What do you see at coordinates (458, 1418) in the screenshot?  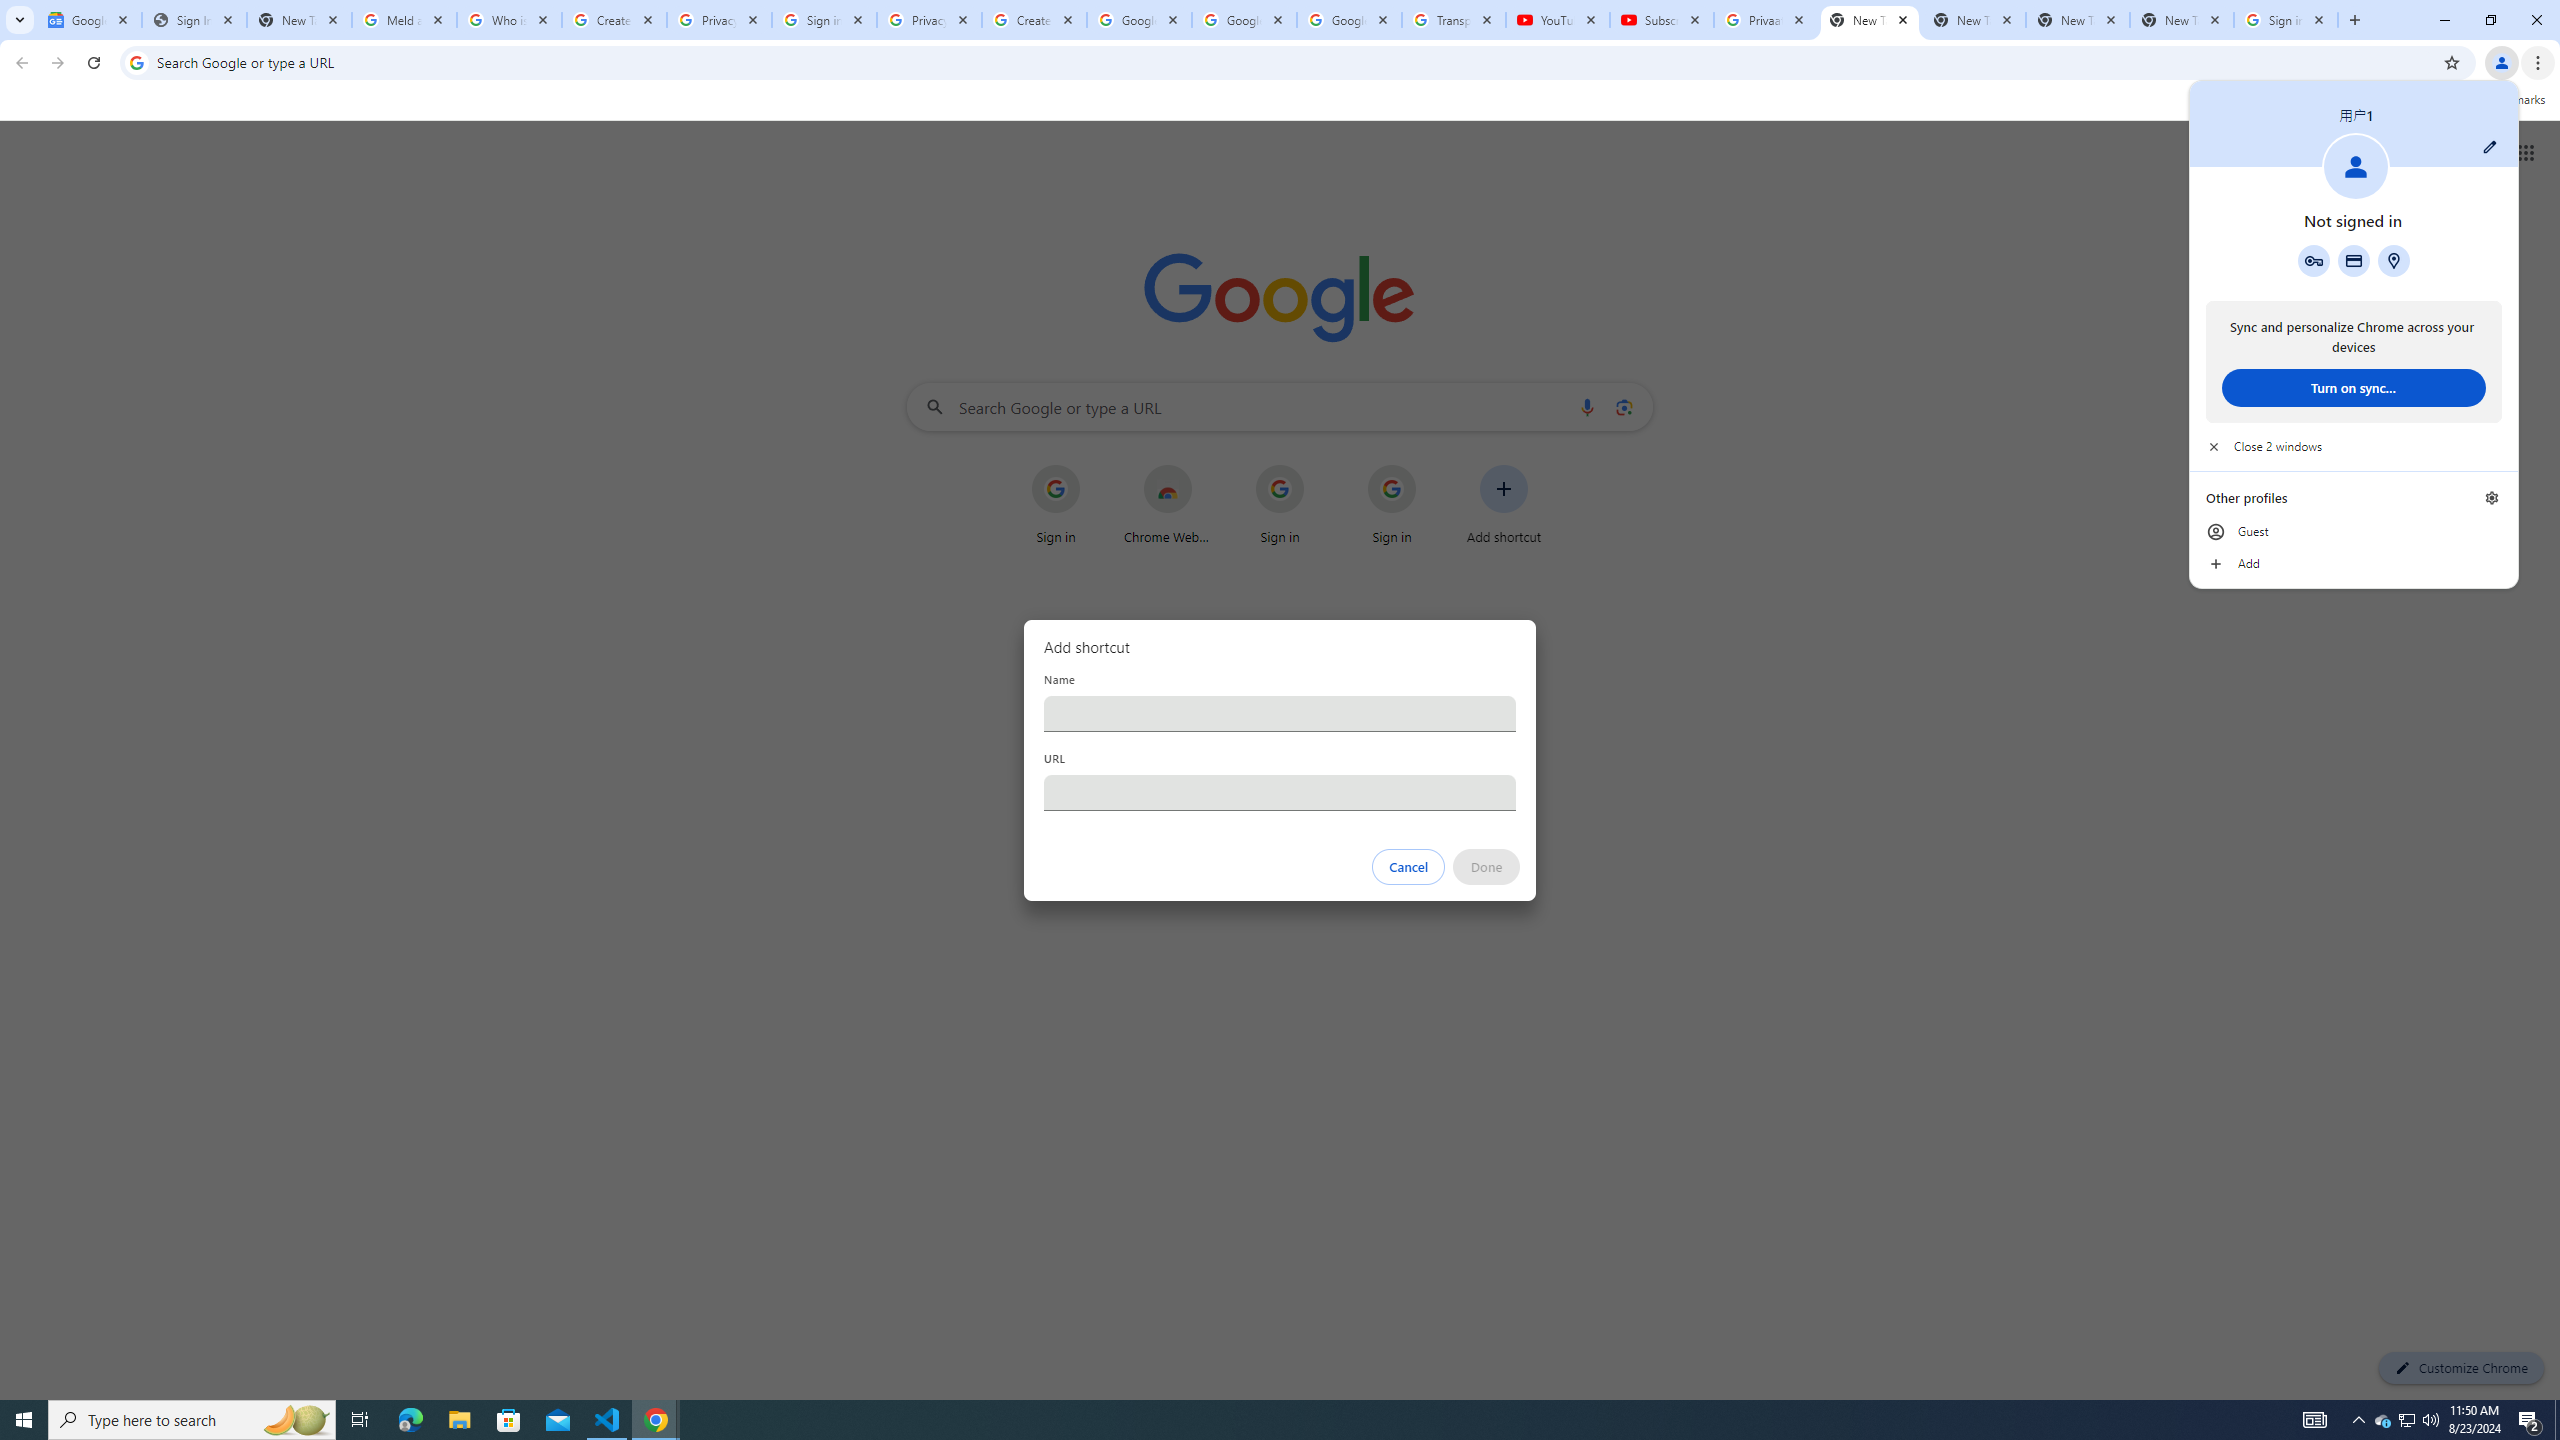 I see `'File Explorer'` at bounding box center [458, 1418].